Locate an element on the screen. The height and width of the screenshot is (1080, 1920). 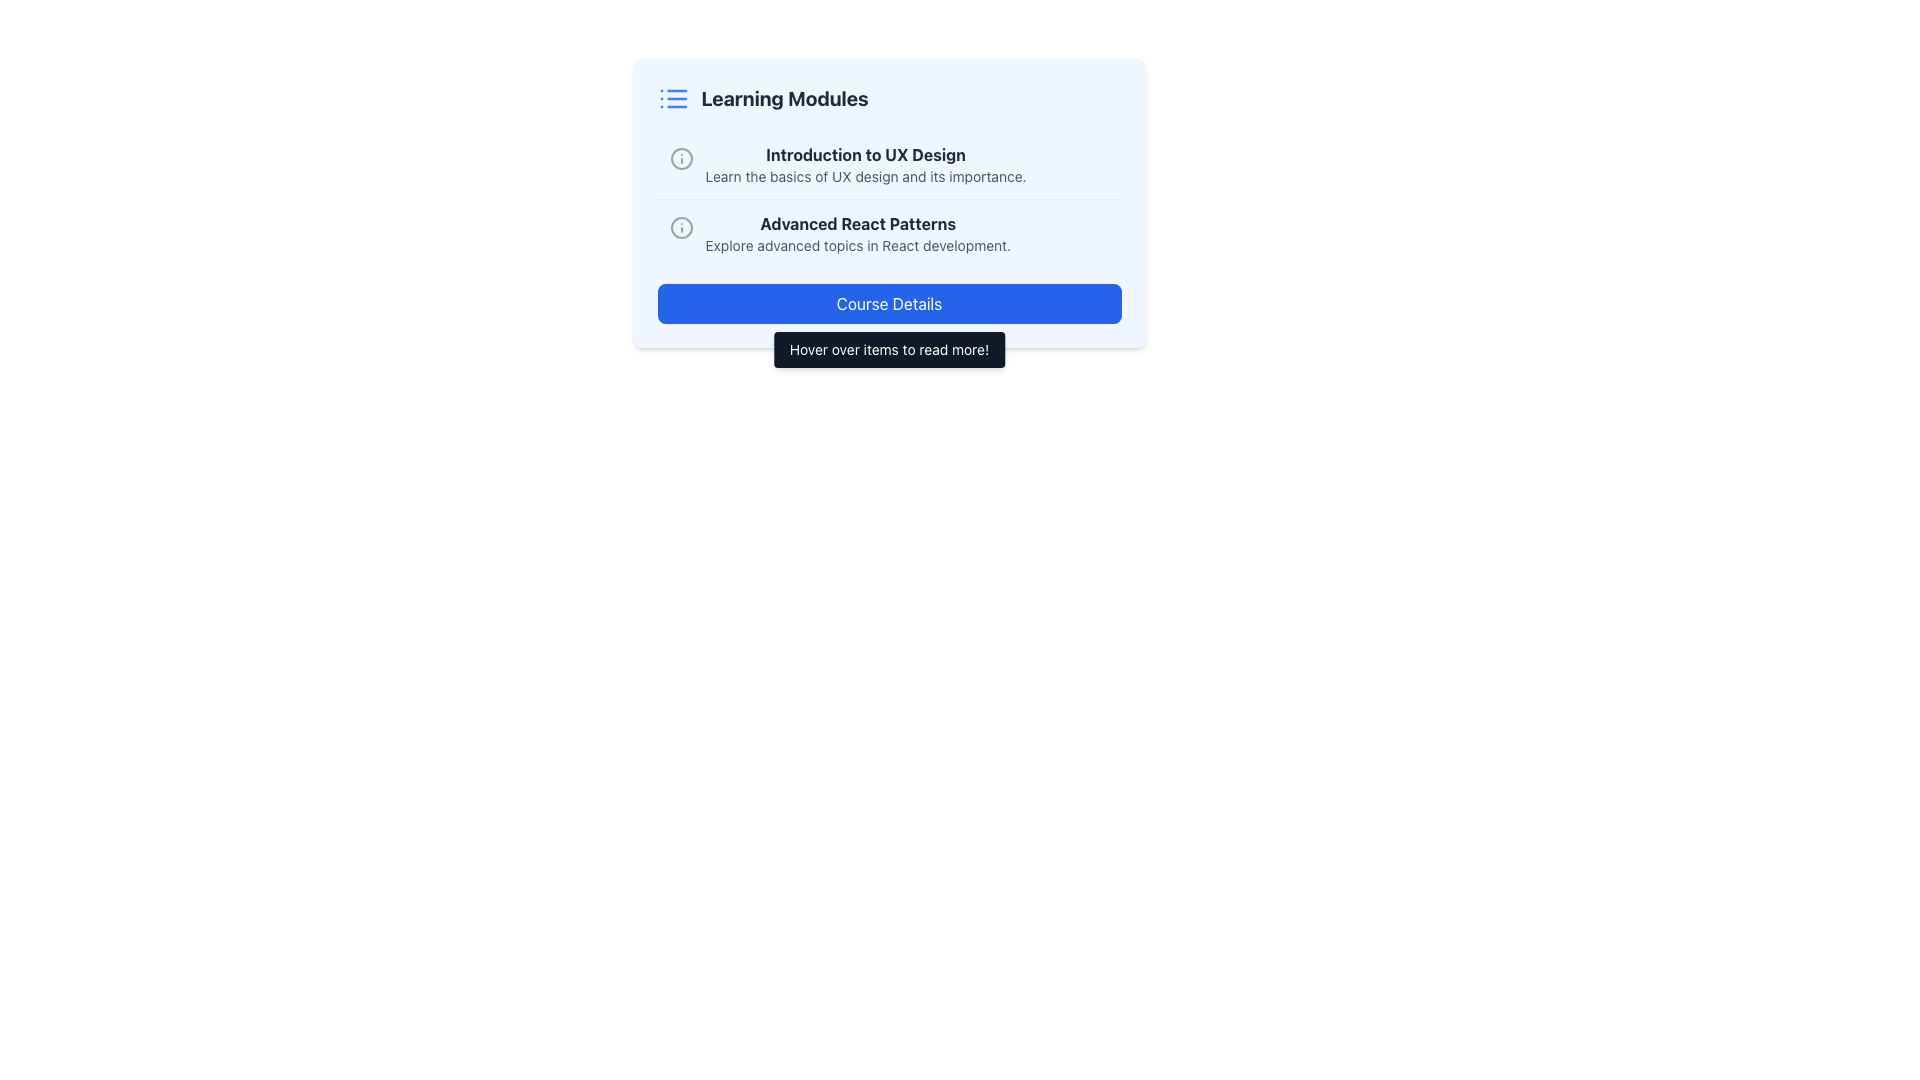
the informational icon located to the left of the 'Advanced React Patterns' text in the 'Learning Modules' section is located at coordinates (681, 226).